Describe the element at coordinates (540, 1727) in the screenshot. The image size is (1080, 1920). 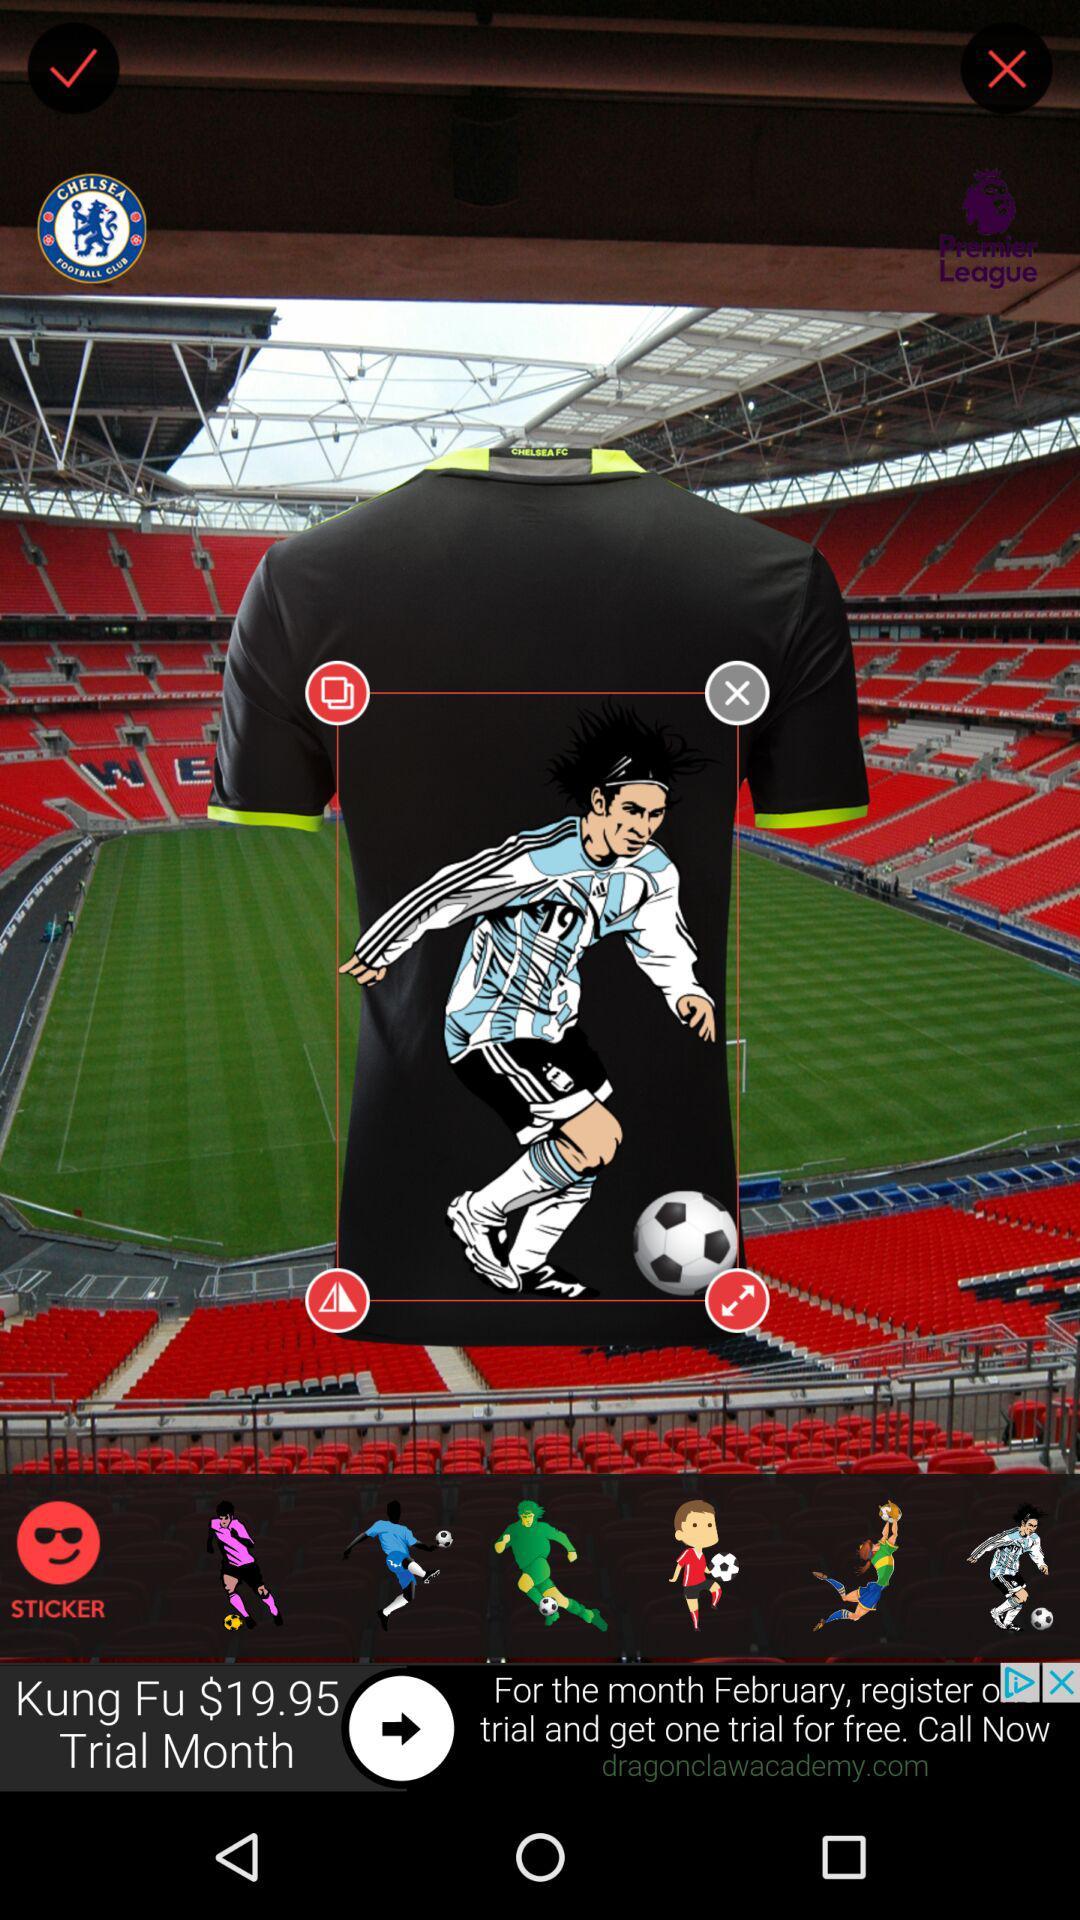
I see `preview advertisement` at that location.